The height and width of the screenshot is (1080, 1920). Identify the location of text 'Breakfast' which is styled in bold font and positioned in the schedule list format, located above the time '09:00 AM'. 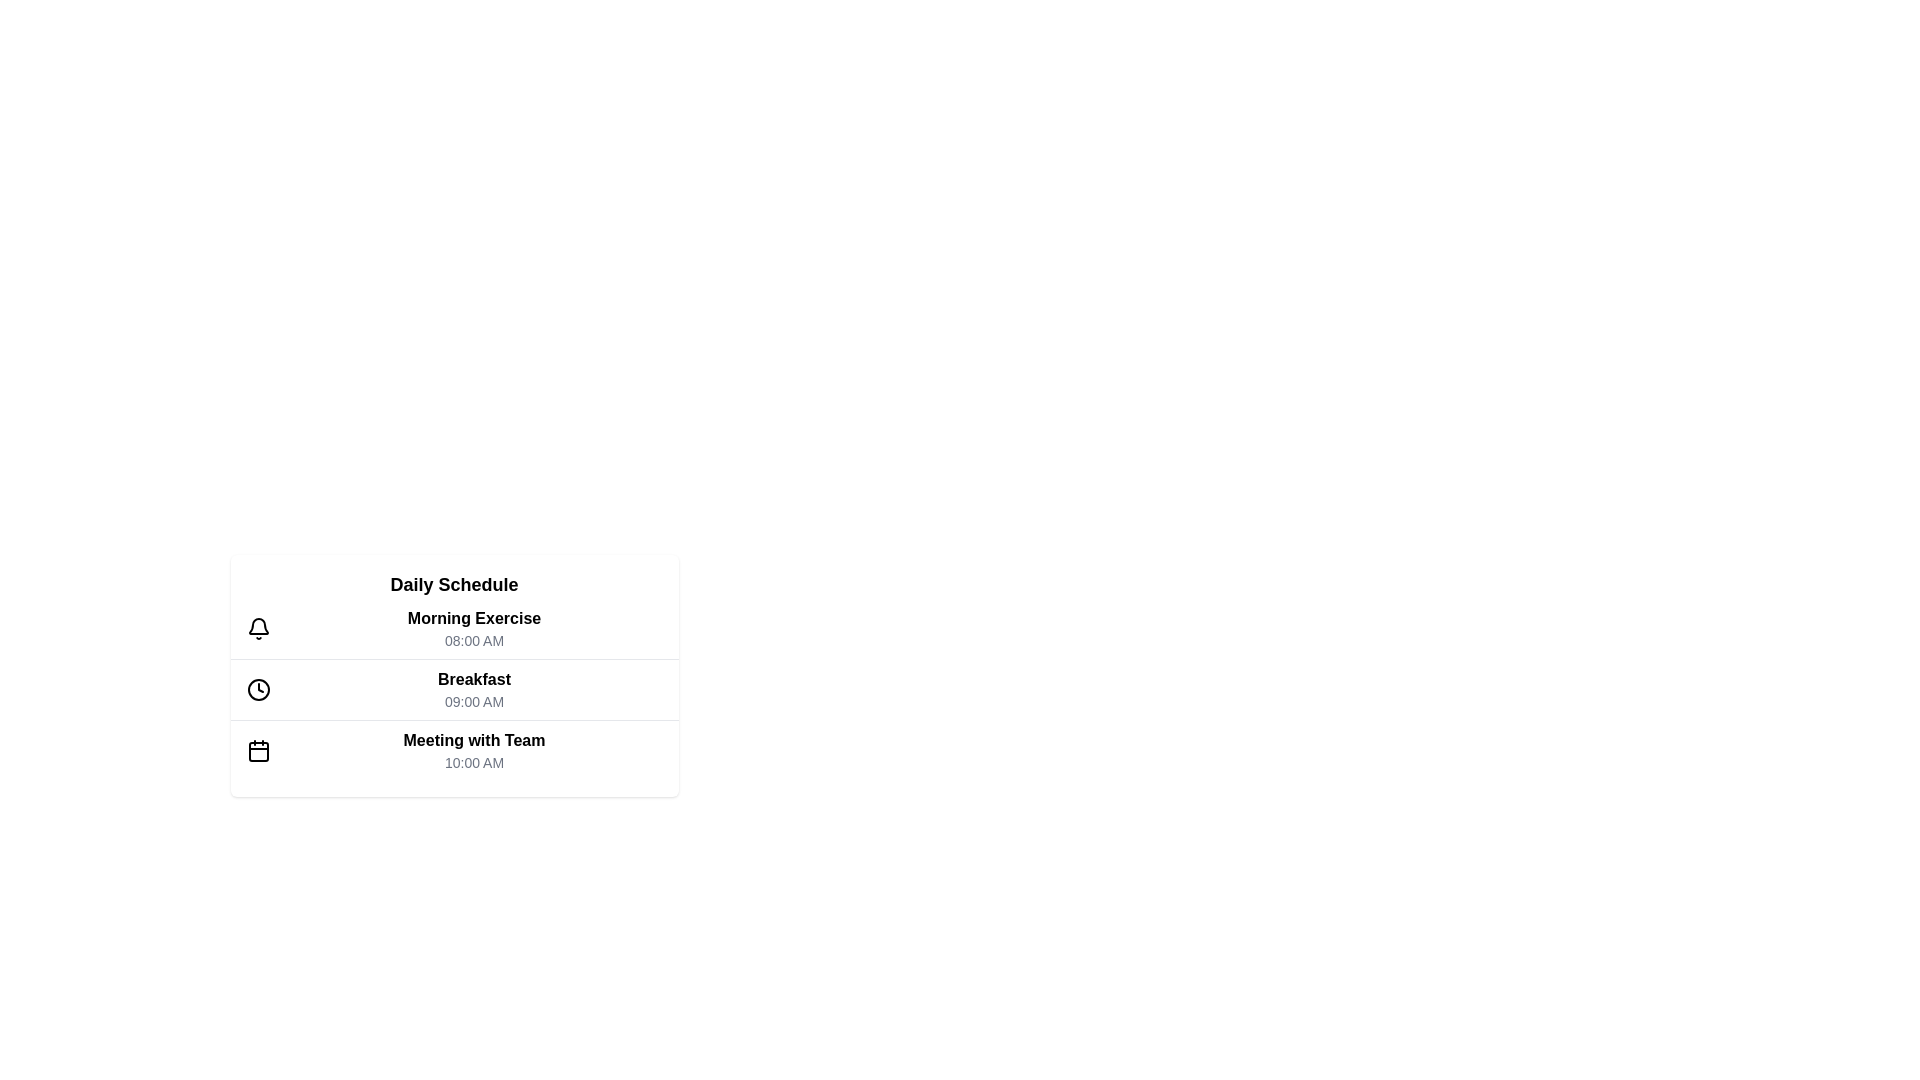
(473, 678).